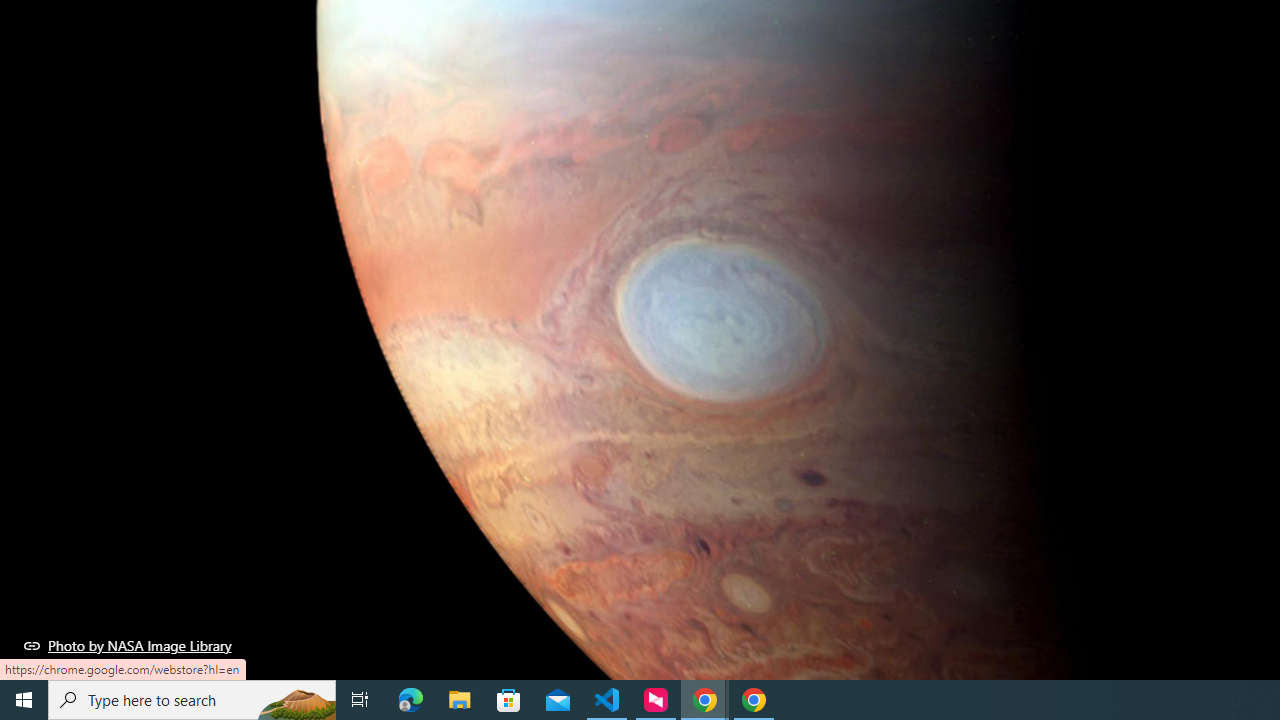 This screenshot has height=720, width=1280. What do you see at coordinates (127, 645) in the screenshot?
I see `'Photo by NASA Image Library'` at bounding box center [127, 645].